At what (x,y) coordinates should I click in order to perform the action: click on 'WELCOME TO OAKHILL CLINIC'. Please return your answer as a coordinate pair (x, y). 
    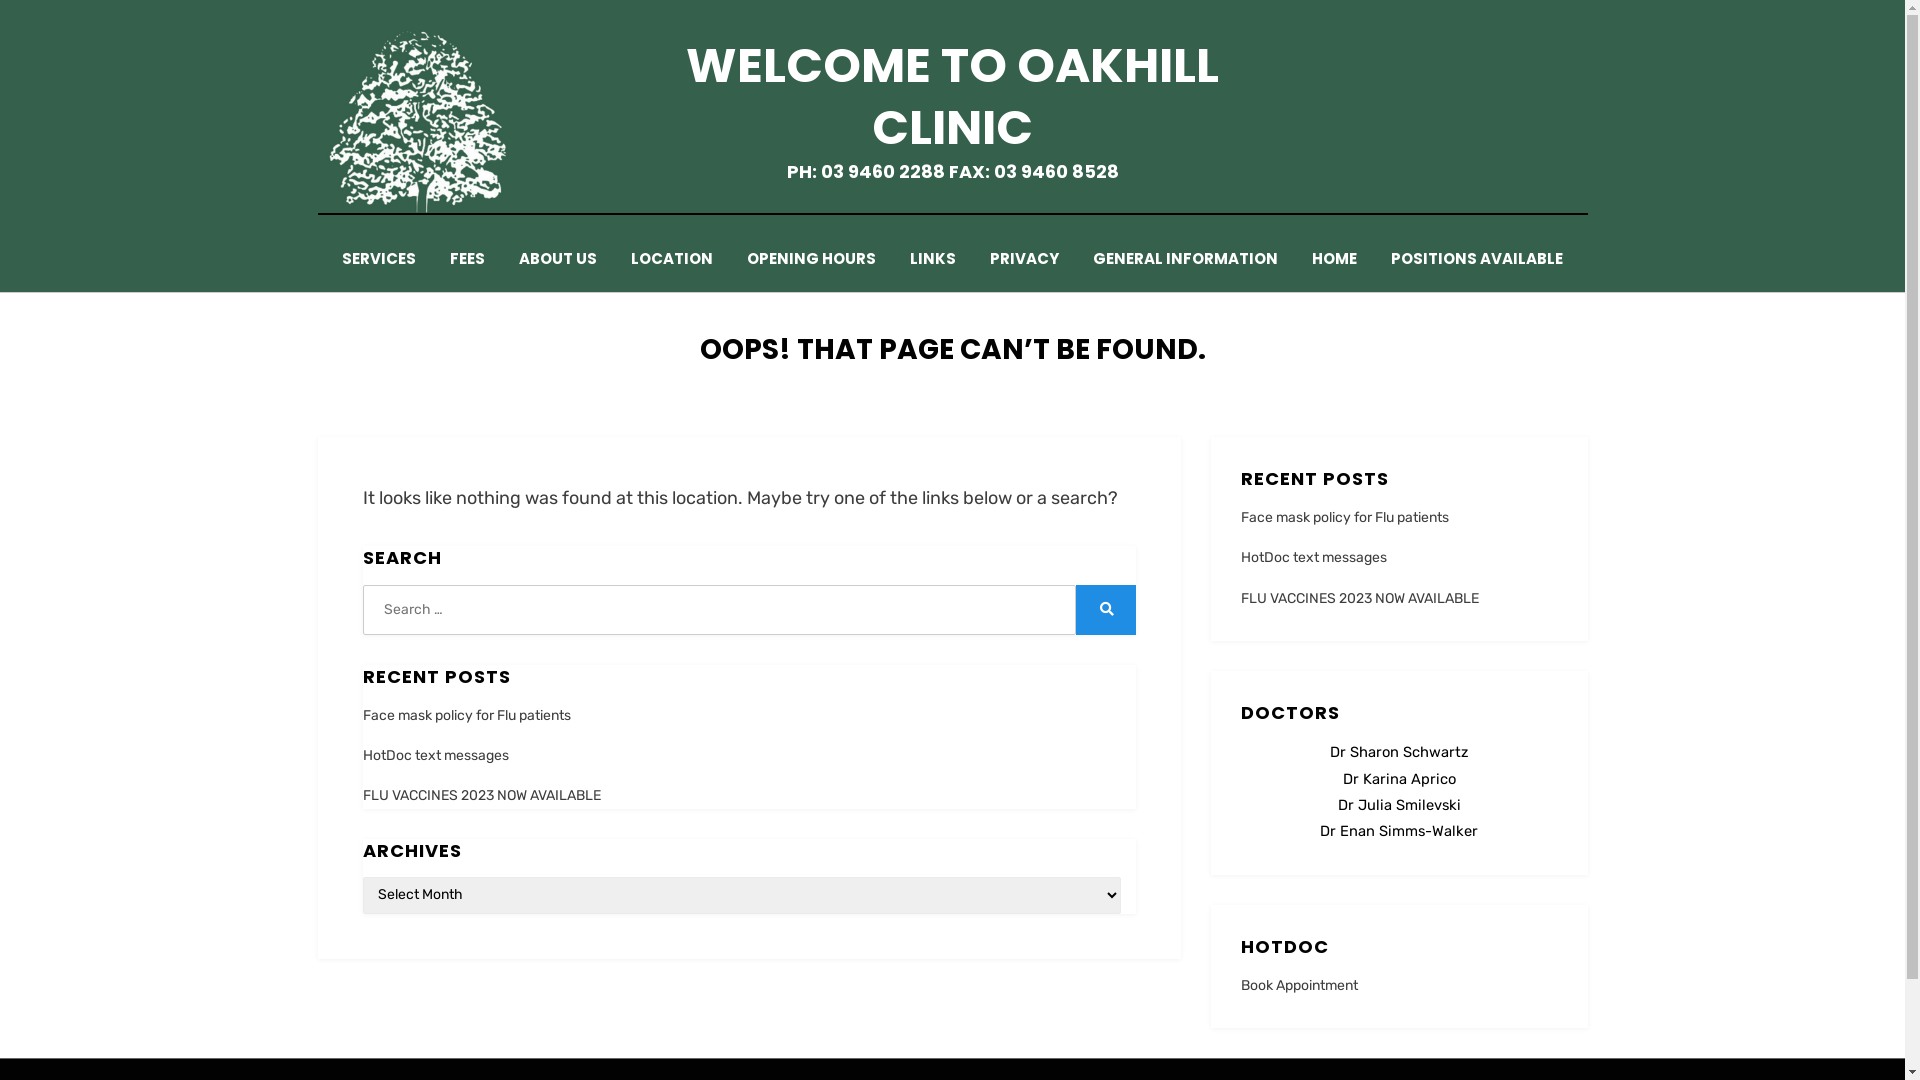
    Looking at the image, I should click on (951, 96).